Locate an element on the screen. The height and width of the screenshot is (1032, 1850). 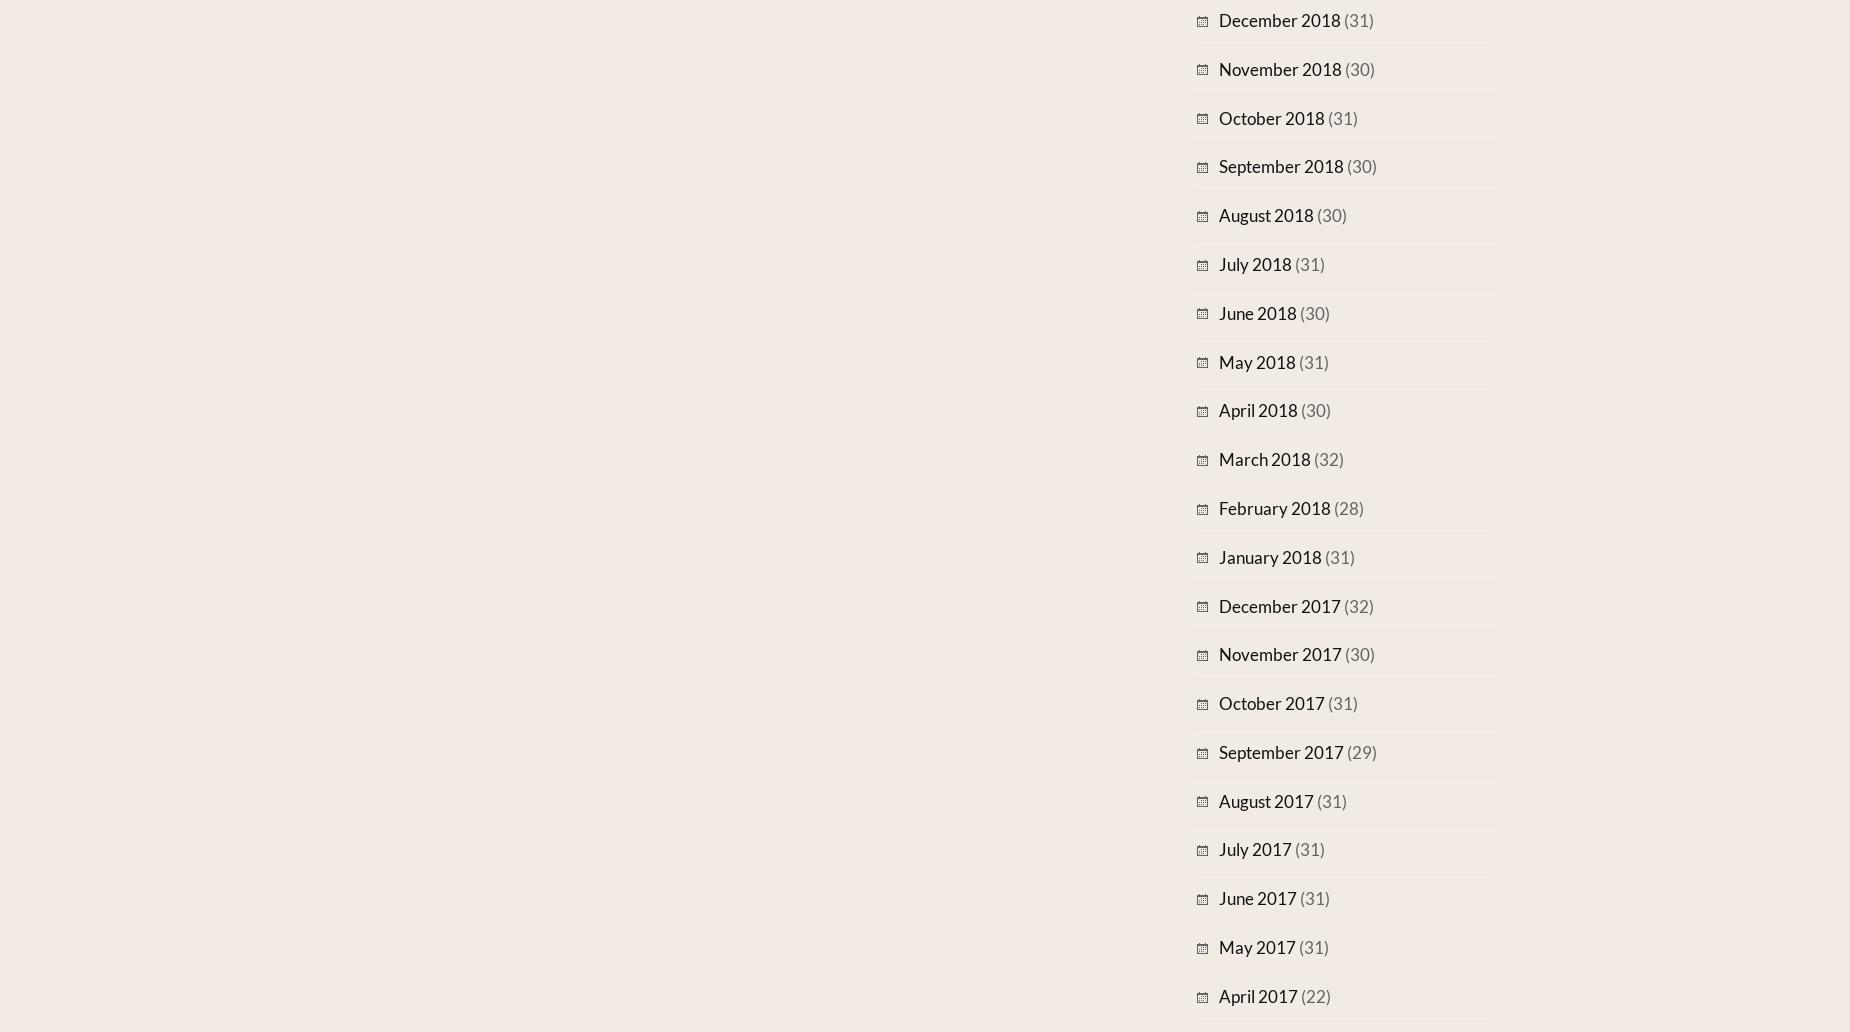
'February 2018' is located at coordinates (1274, 506).